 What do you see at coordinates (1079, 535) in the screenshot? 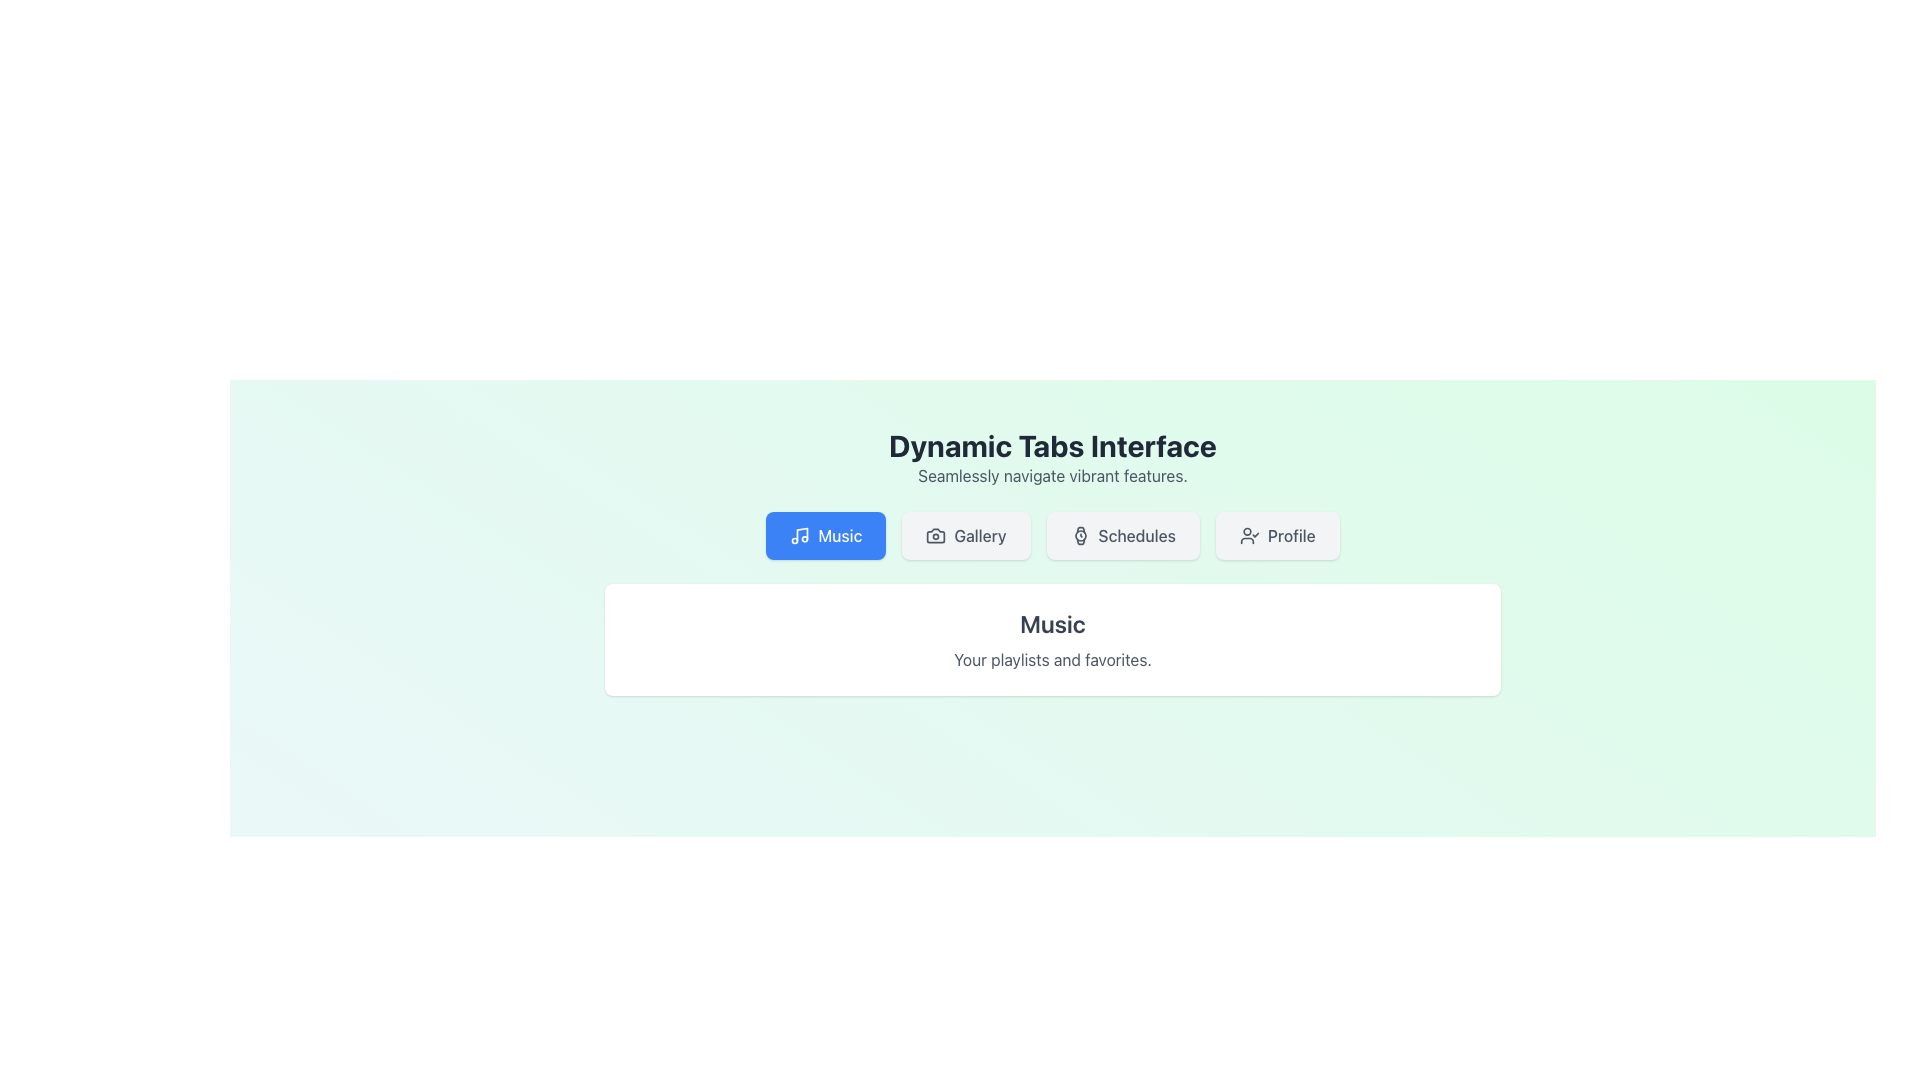
I see `the circular graphic shape representing the face of the watch icon, which is part of the 'Schedules' navigation button` at bounding box center [1079, 535].